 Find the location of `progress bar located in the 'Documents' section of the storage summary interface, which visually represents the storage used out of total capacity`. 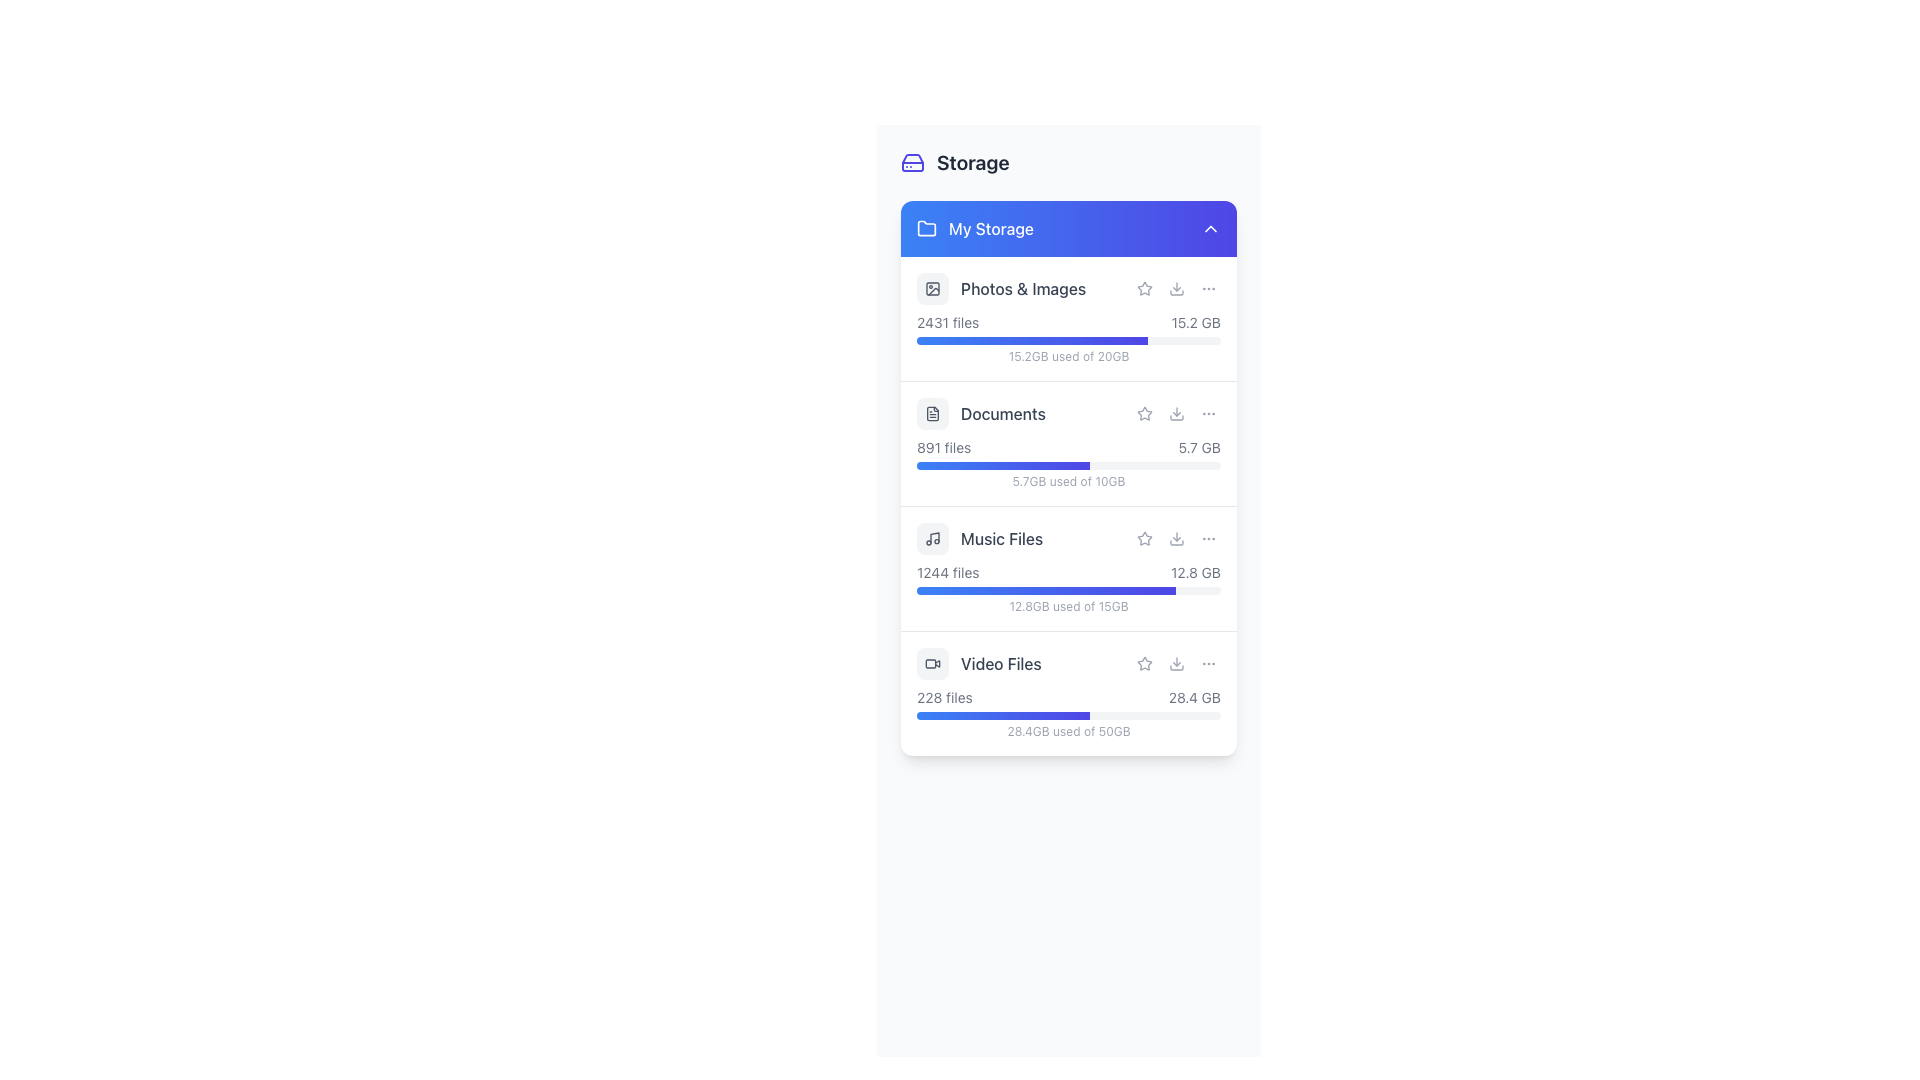

progress bar located in the 'Documents' section of the storage summary interface, which visually represents the storage used out of total capacity is located at coordinates (1068, 466).